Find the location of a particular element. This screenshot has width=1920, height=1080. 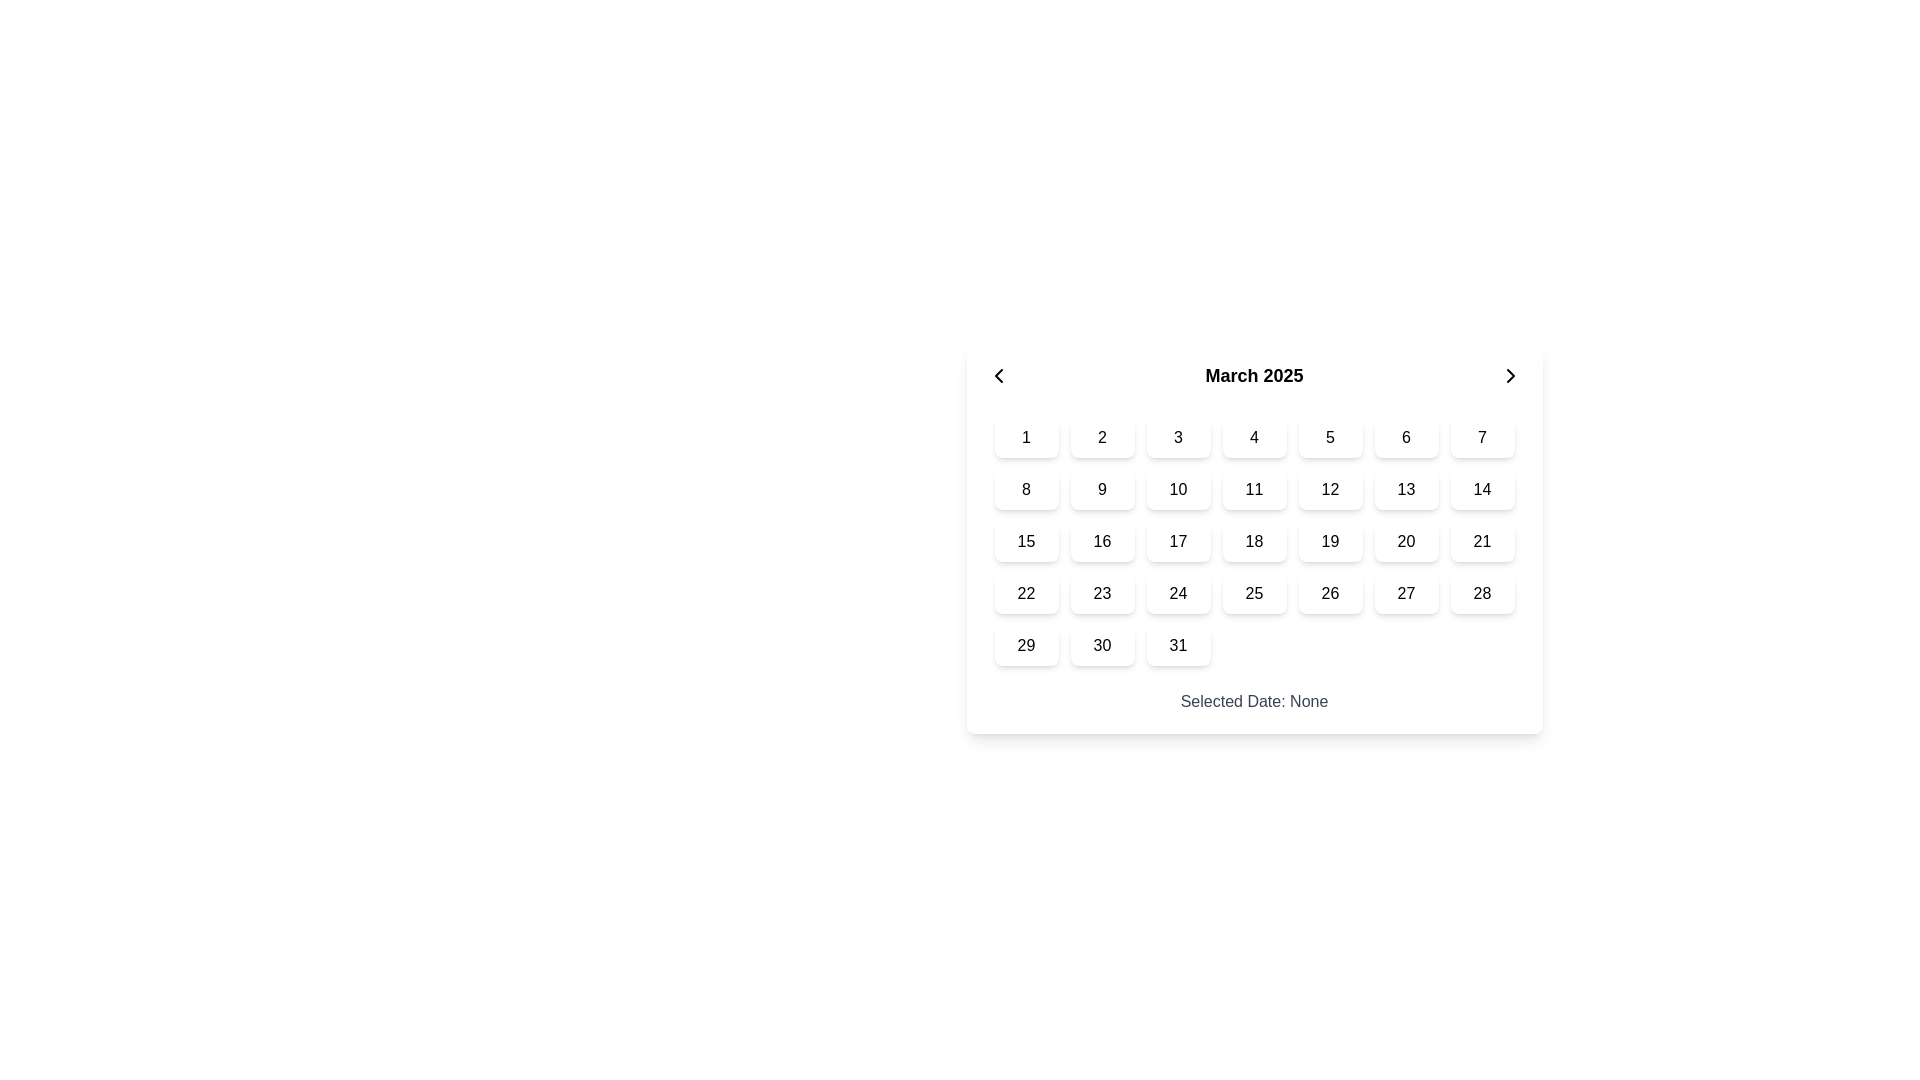

the specific date buttons within the Date Picker, which is a calendar interface featuring a header with 'March 2025' and a grid of interactive days is located at coordinates (1253, 536).